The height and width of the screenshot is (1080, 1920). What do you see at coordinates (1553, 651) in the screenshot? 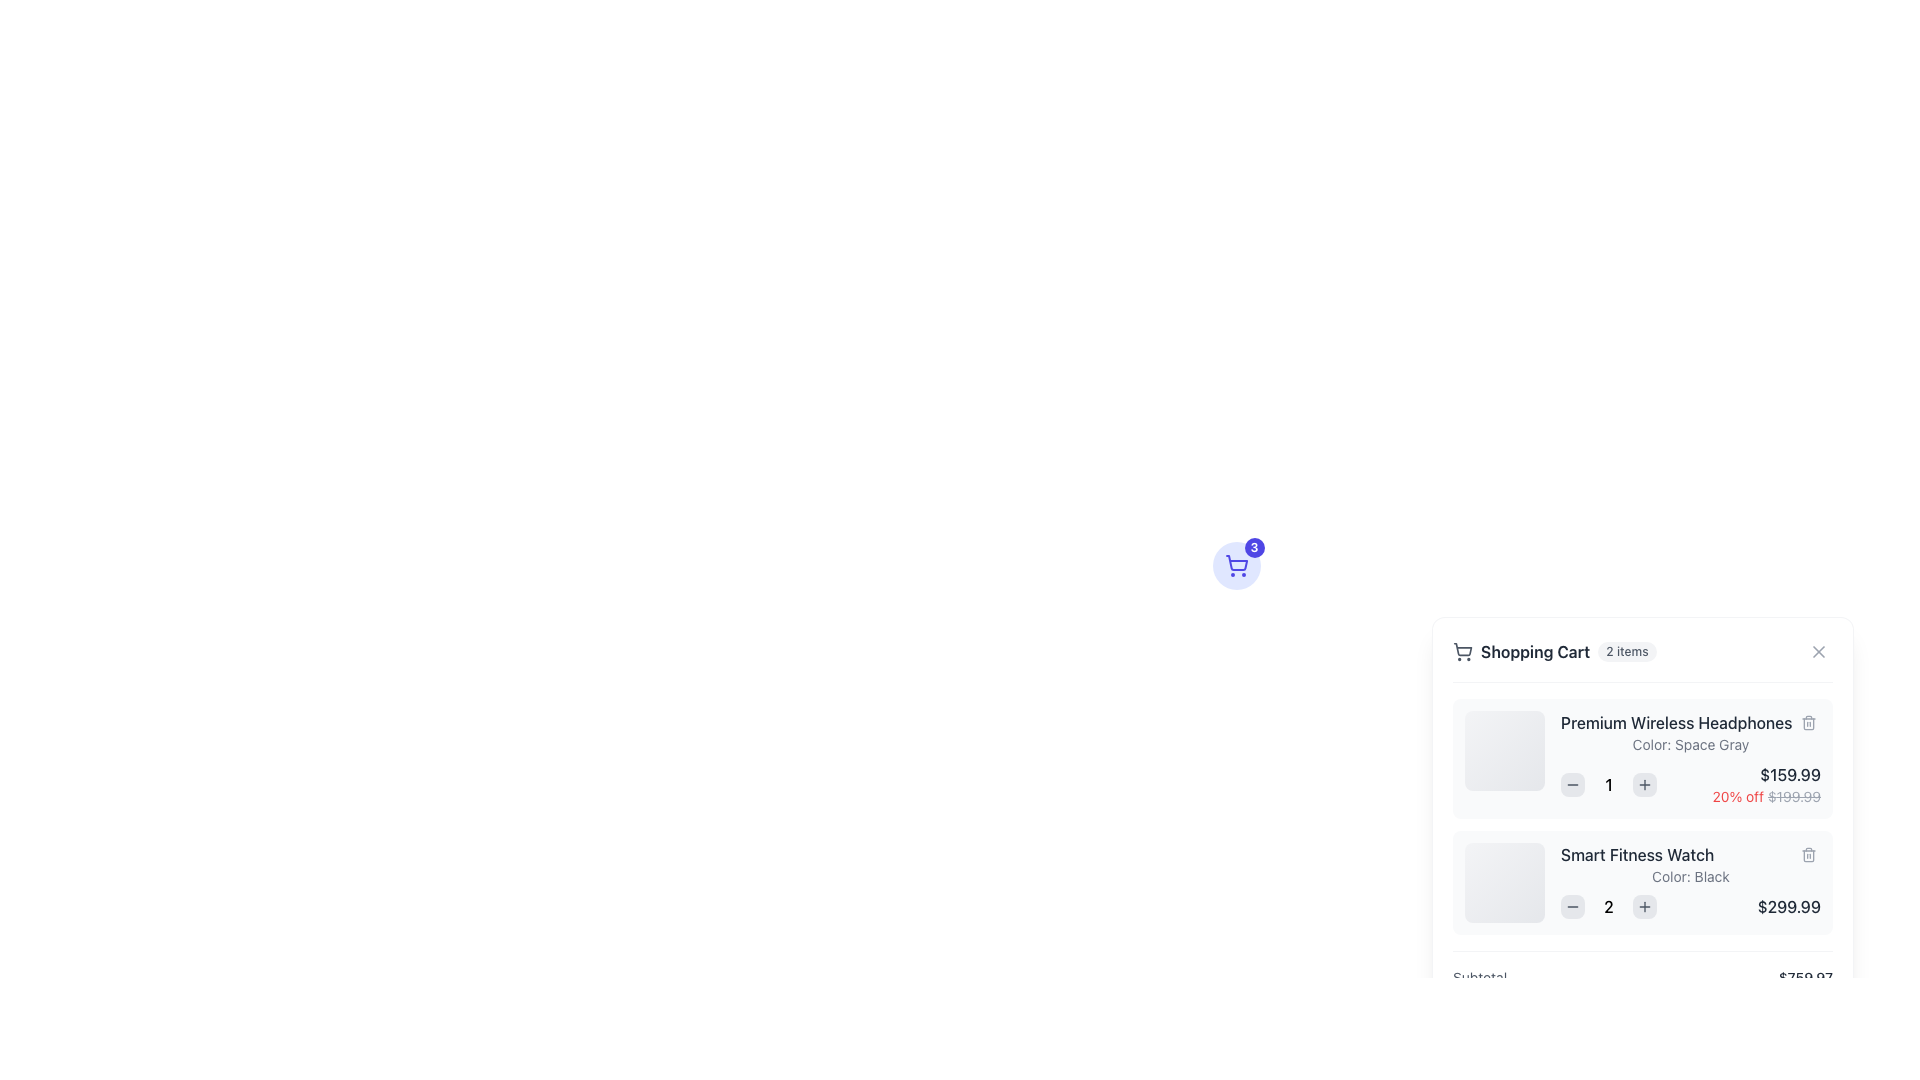
I see `the 'Shopping Cart' element, which includes the text 'Shopping Cart', a badge displaying '2 items', and a shopping cart icon to the left, located at the top-left corner of the cart display area` at bounding box center [1553, 651].